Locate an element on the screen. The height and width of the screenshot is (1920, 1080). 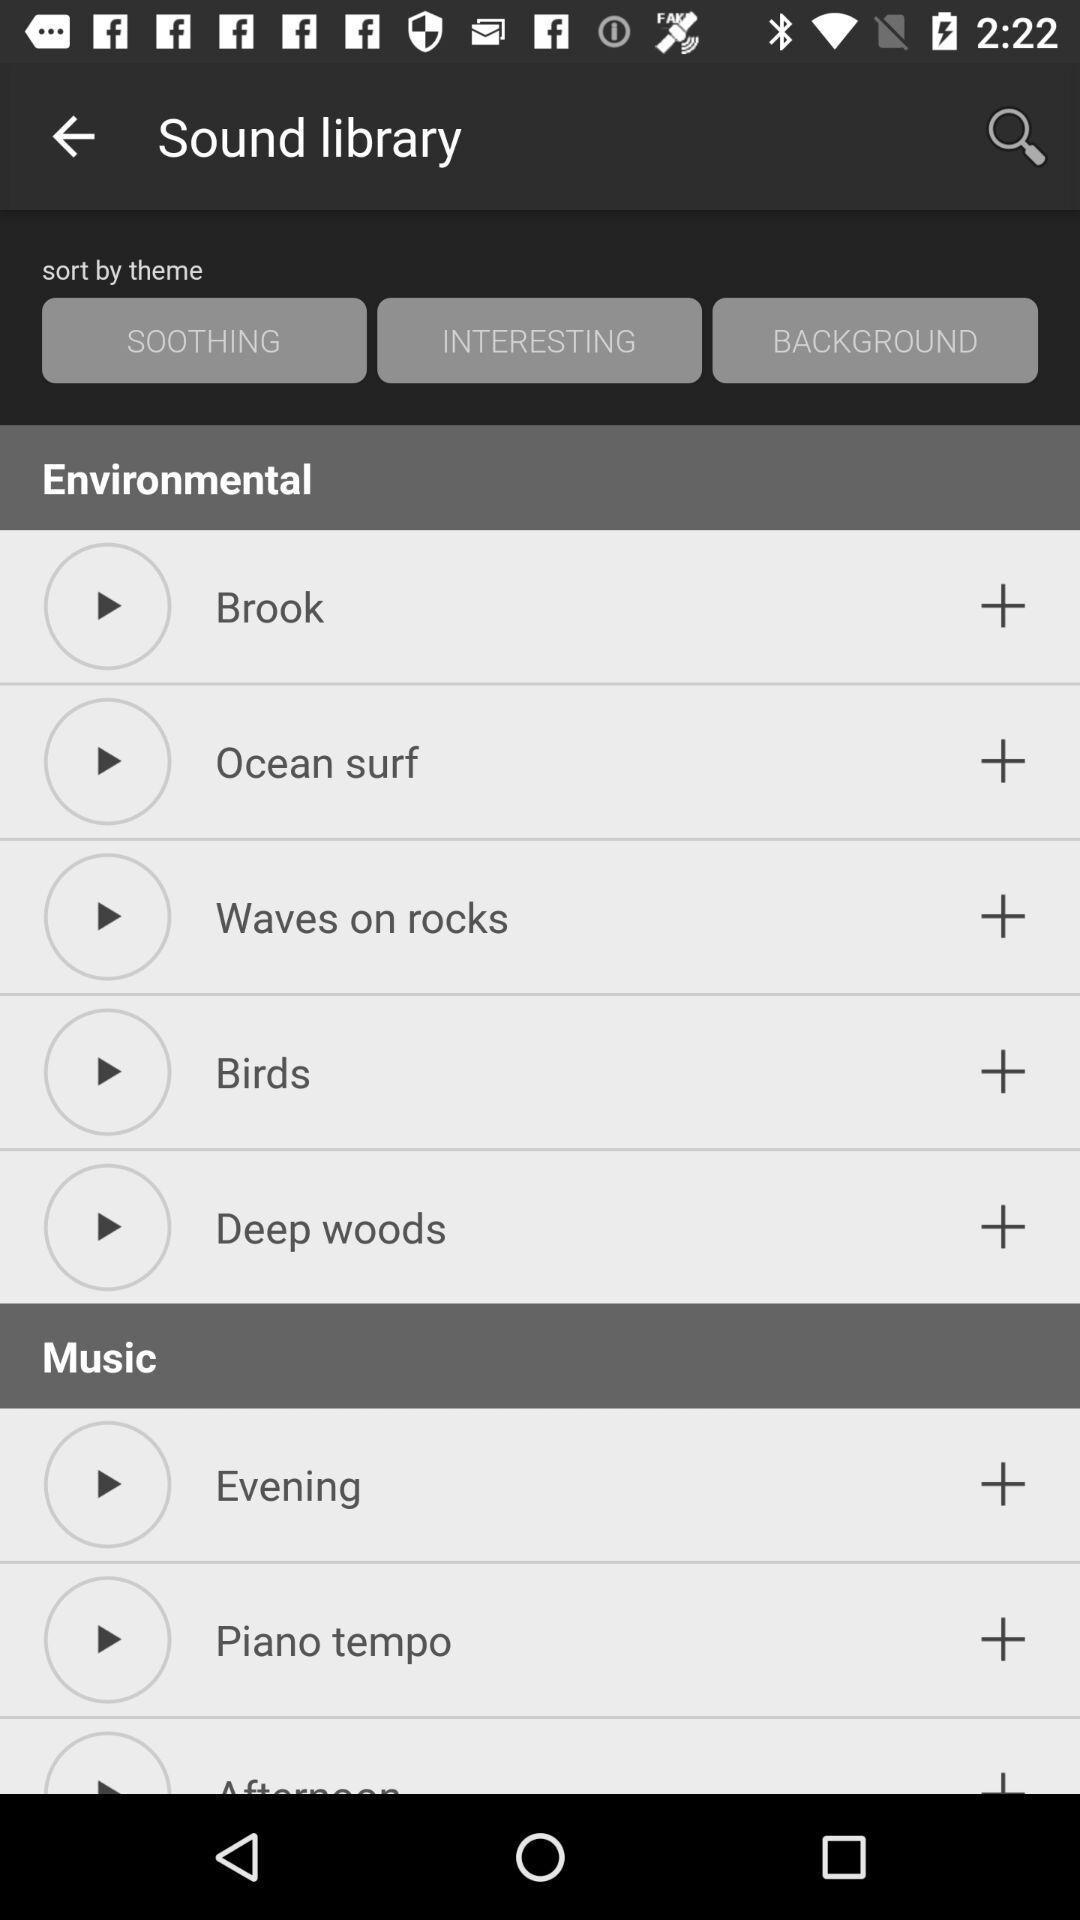
track option is located at coordinates (1003, 1639).